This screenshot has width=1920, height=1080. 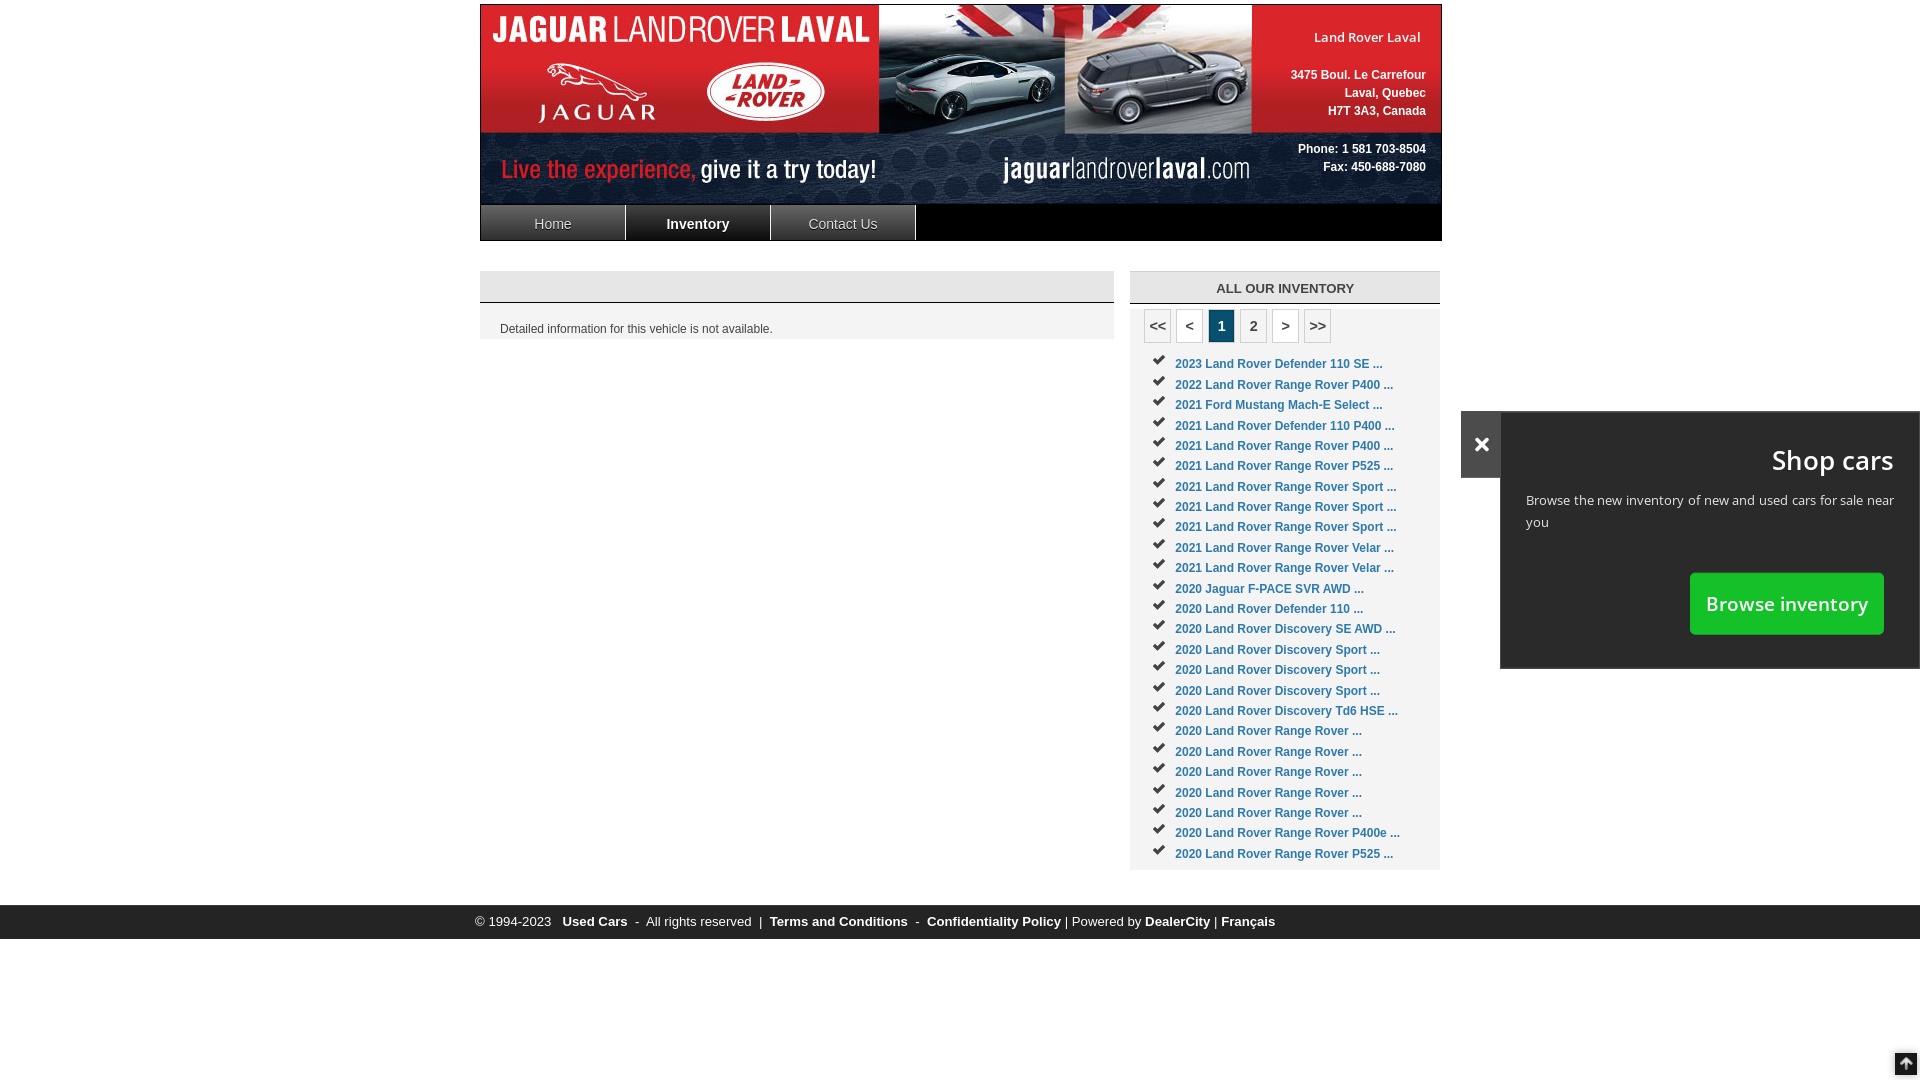 I want to click on '2020 Land Rover Defender 110 ...', so click(x=1267, y=608).